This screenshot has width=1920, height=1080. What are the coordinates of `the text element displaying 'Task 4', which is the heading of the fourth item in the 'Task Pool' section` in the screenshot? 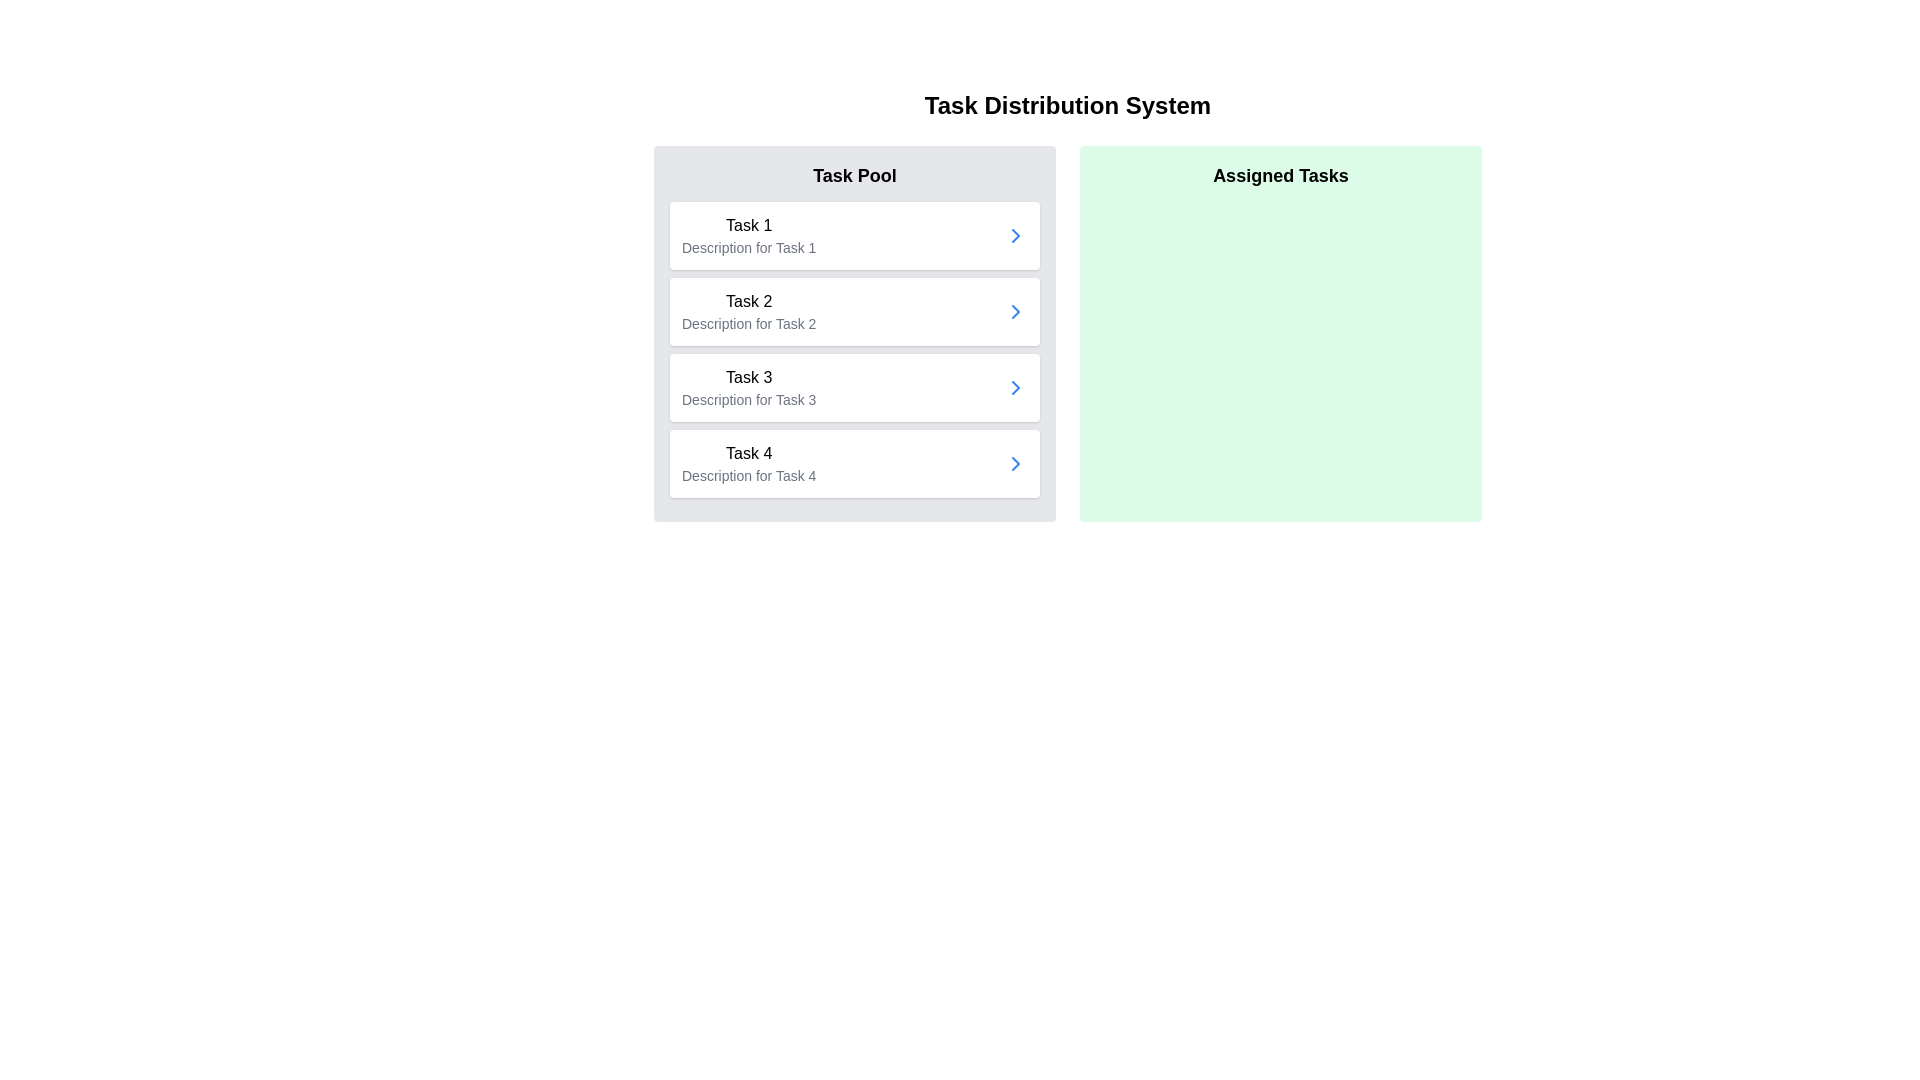 It's located at (748, 454).